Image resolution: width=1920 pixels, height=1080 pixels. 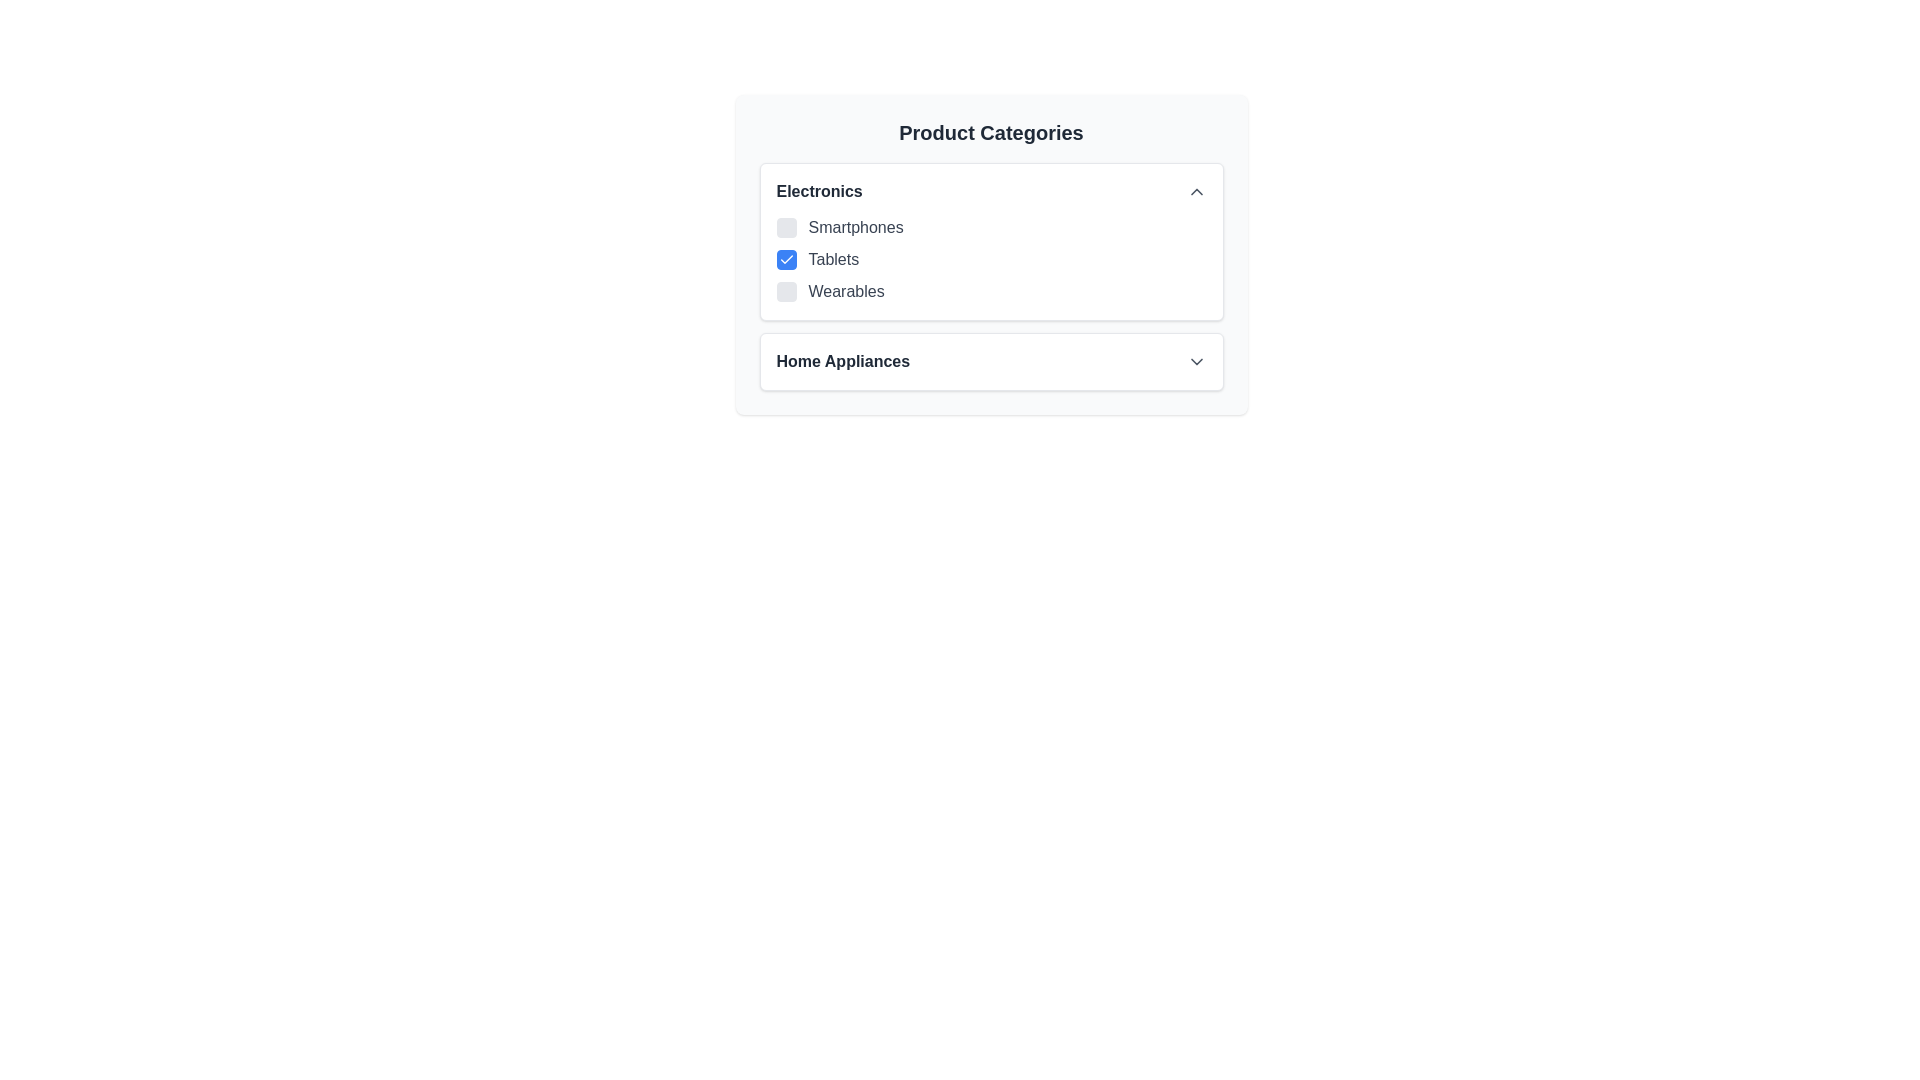 What do you see at coordinates (991, 258) in the screenshot?
I see `the 'Tablets' checkbox option within the 'Electronics' section` at bounding box center [991, 258].